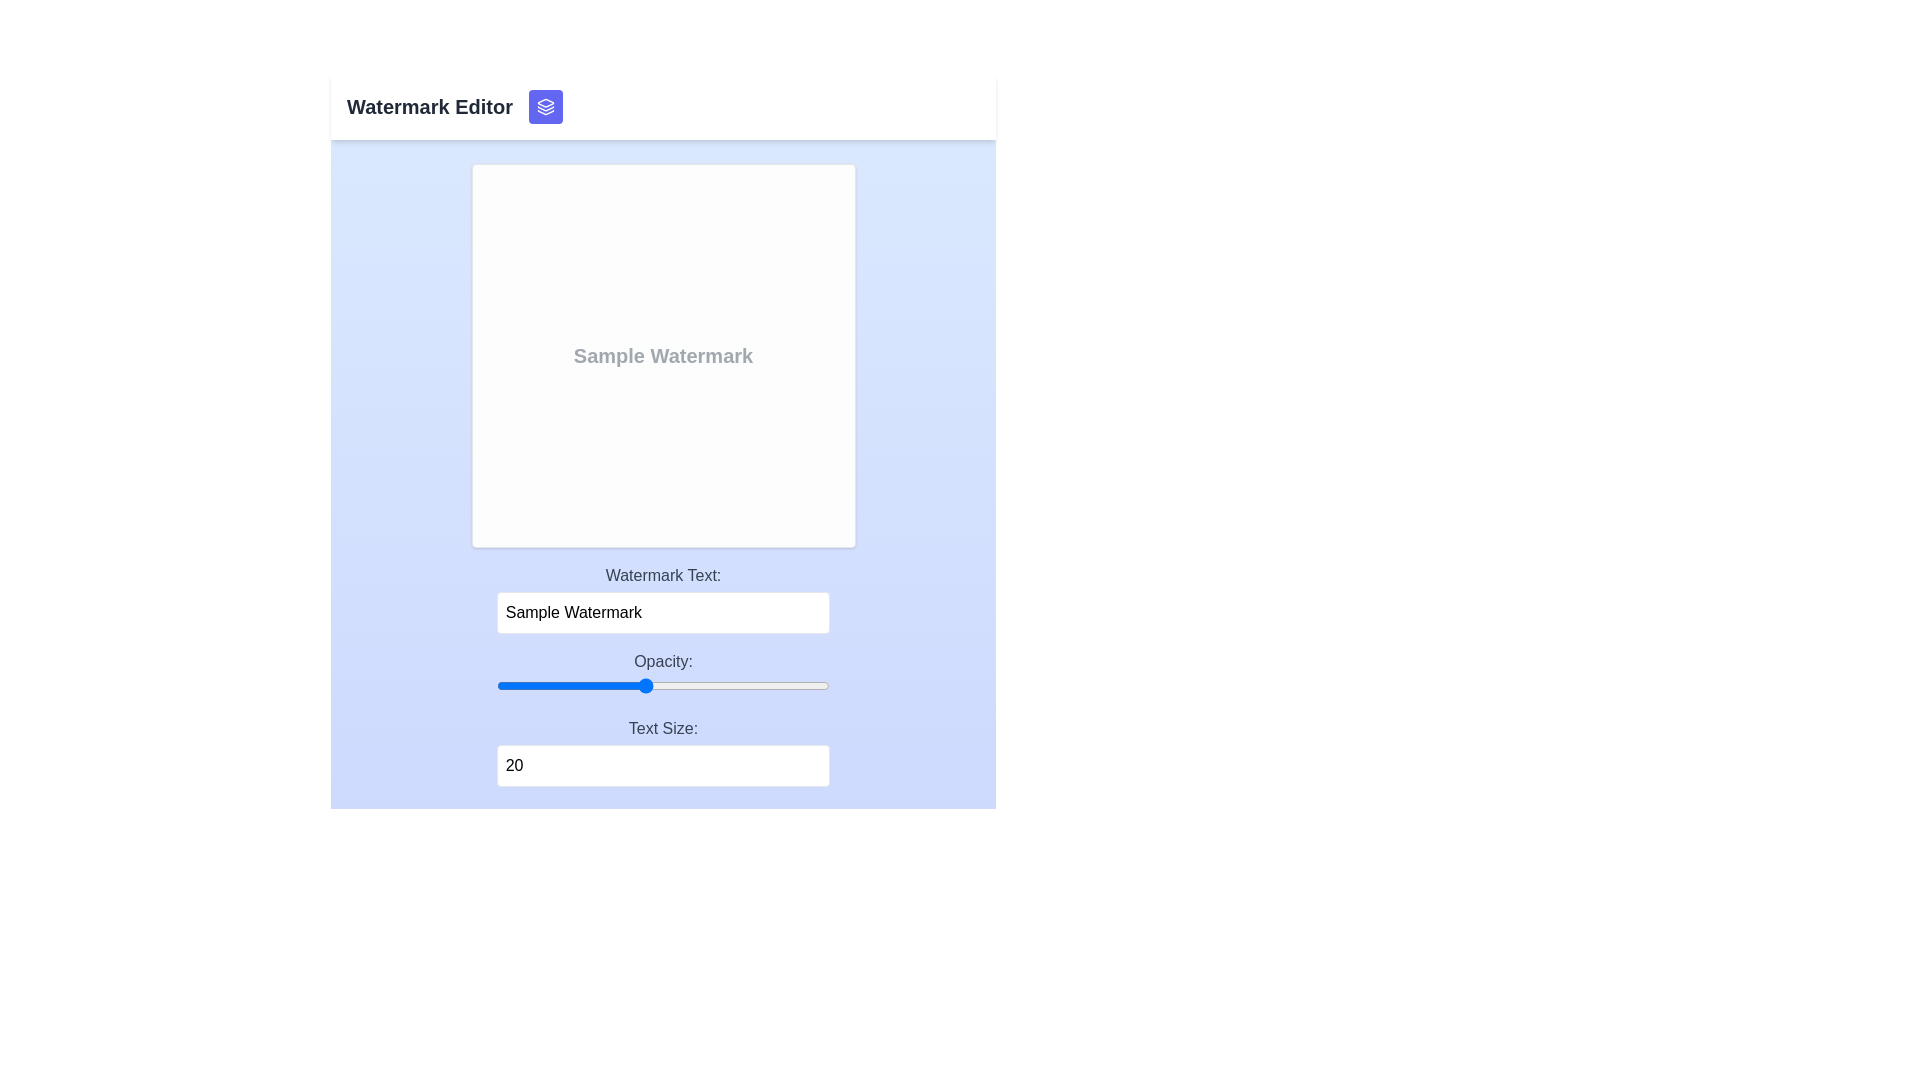  Describe the element at coordinates (458, 685) in the screenshot. I see `the opacity` at that location.